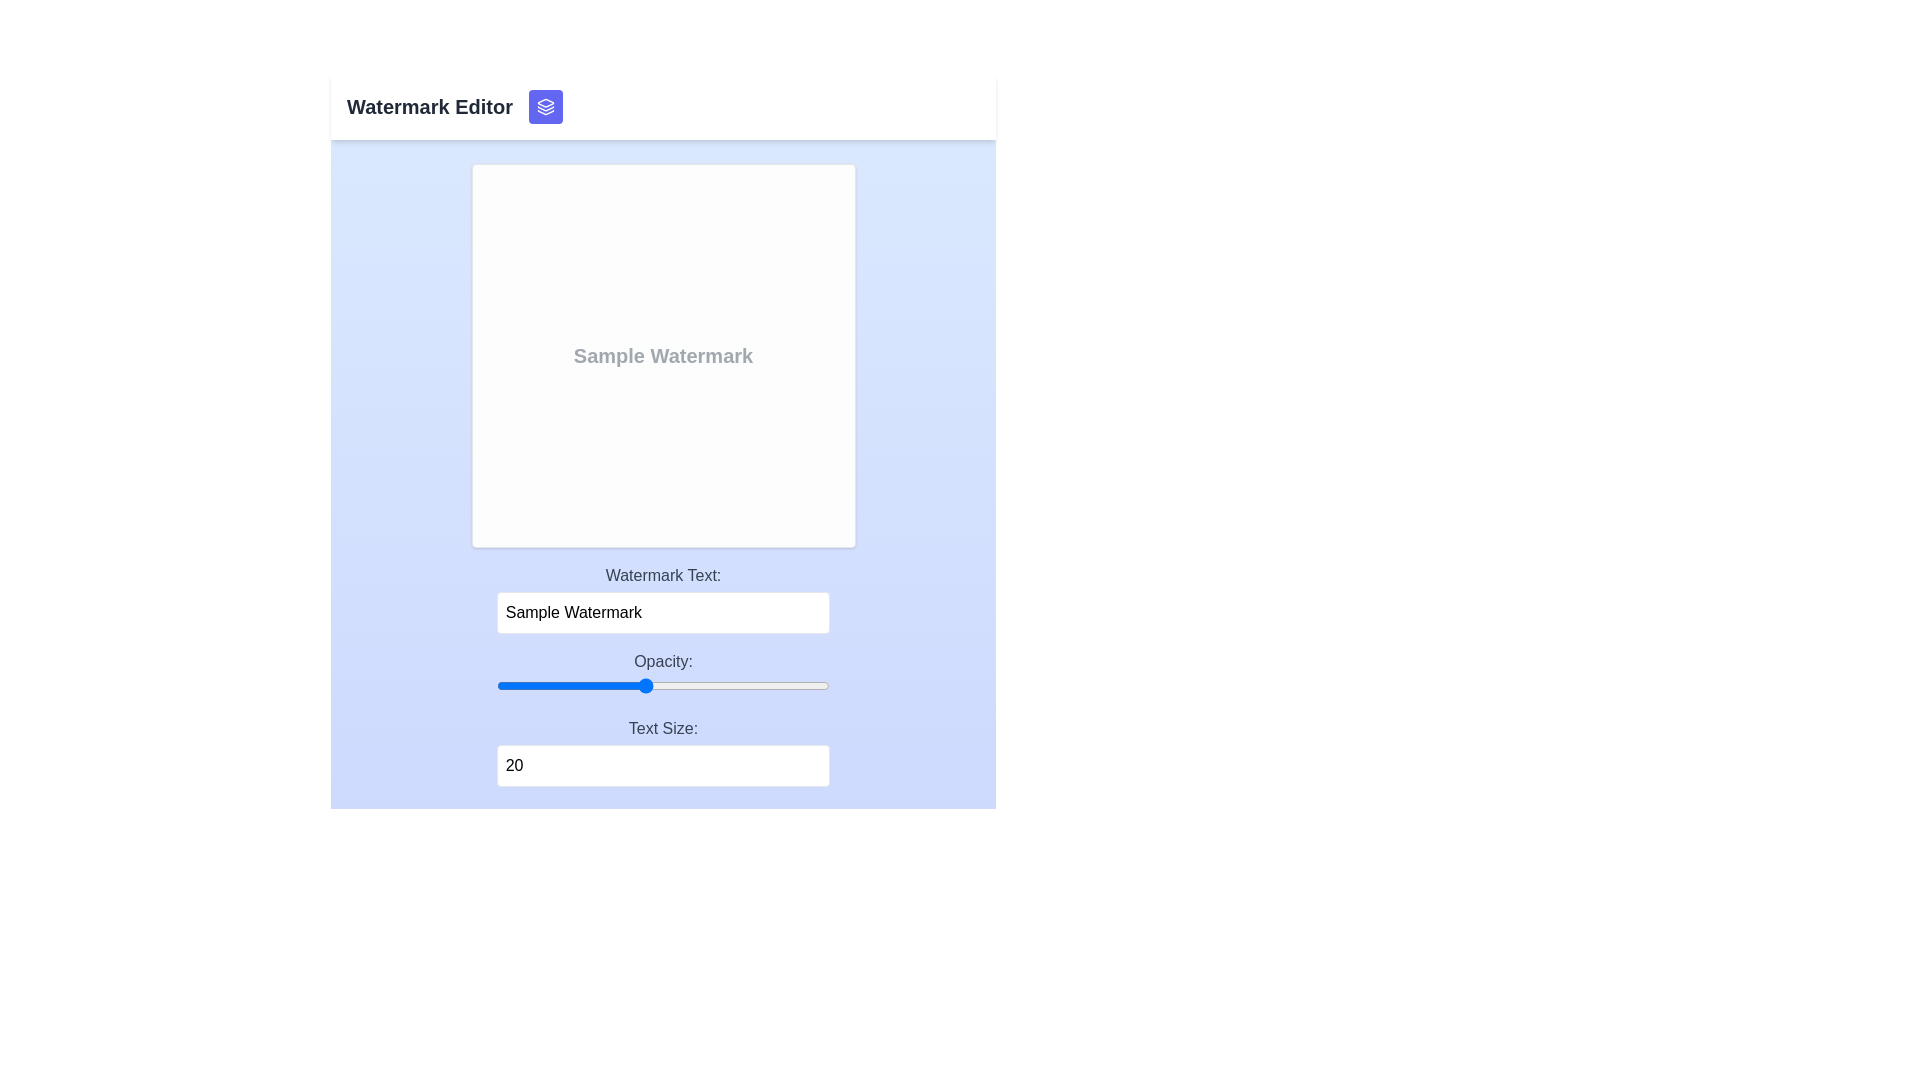  Describe the element at coordinates (458, 685) in the screenshot. I see `the opacity` at that location.